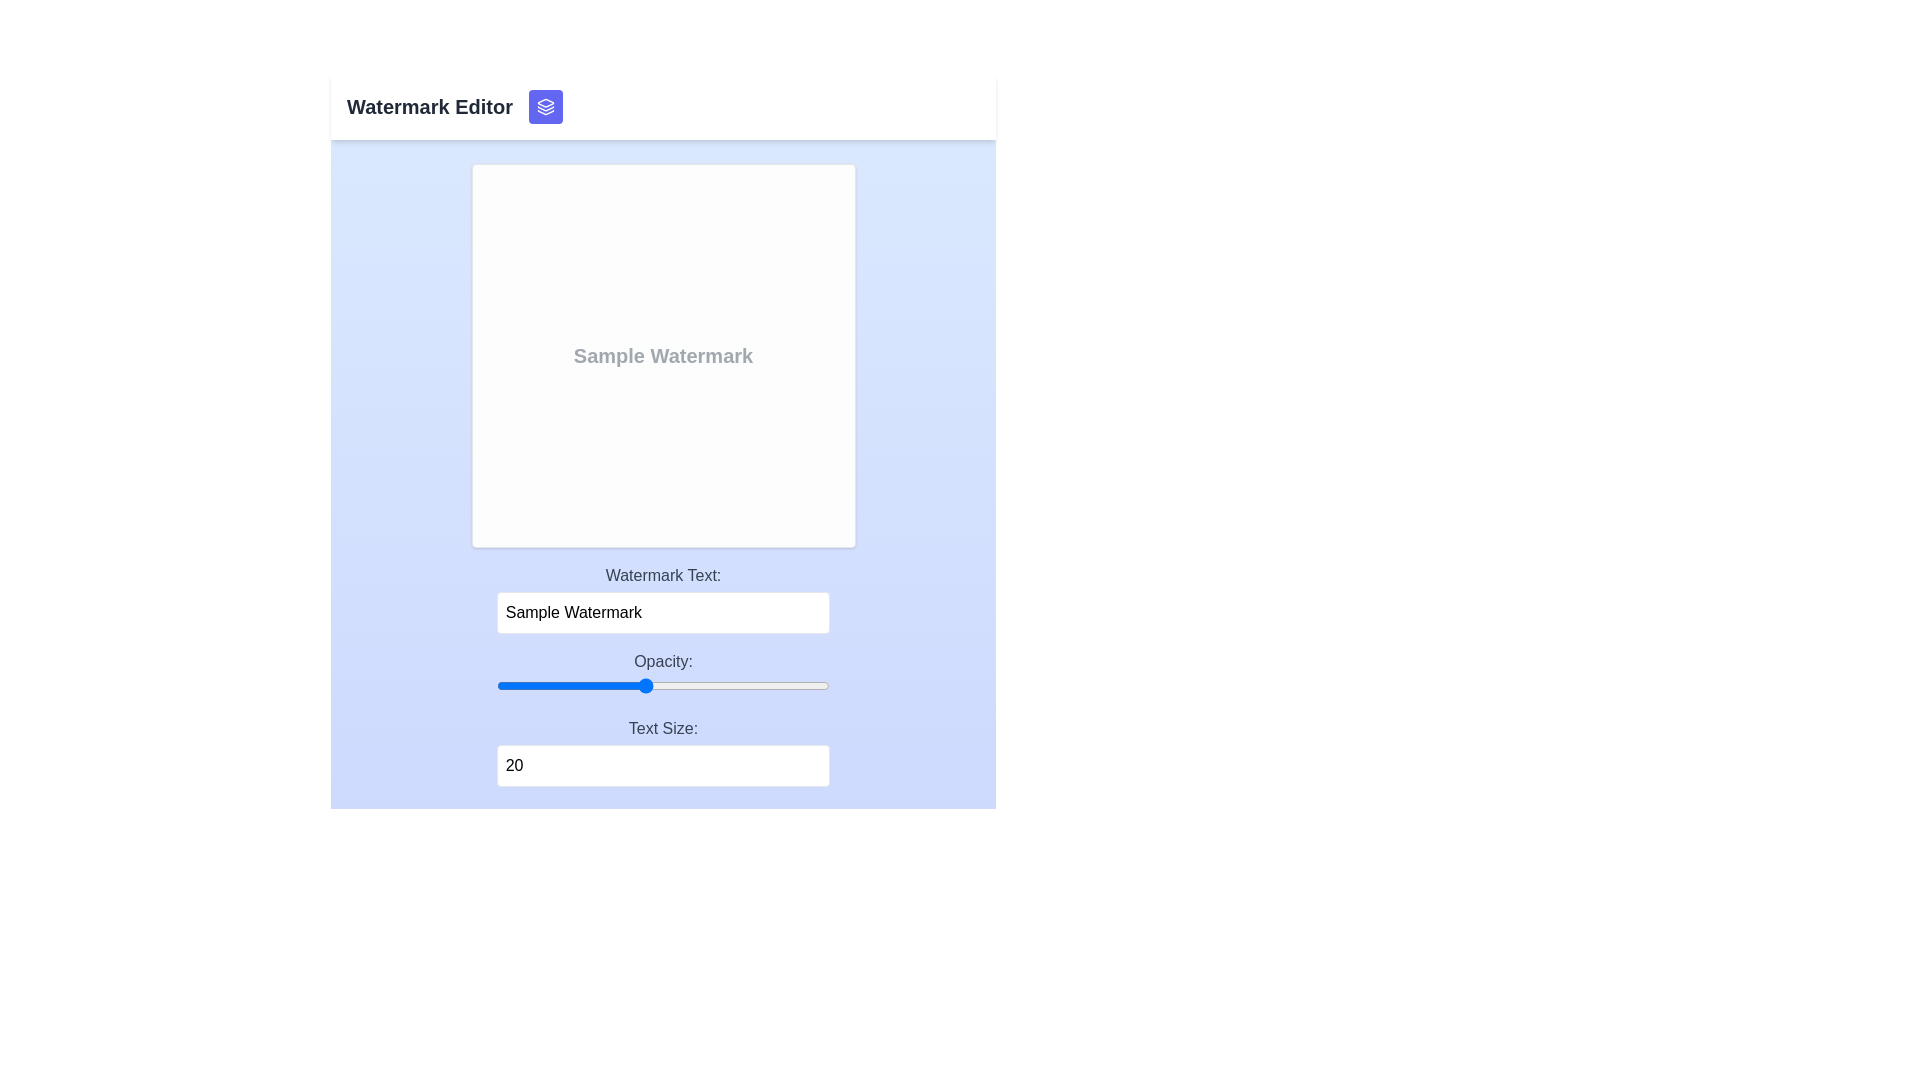  Describe the element at coordinates (458, 685) in the screenshot. I see `the opacity` at that location.